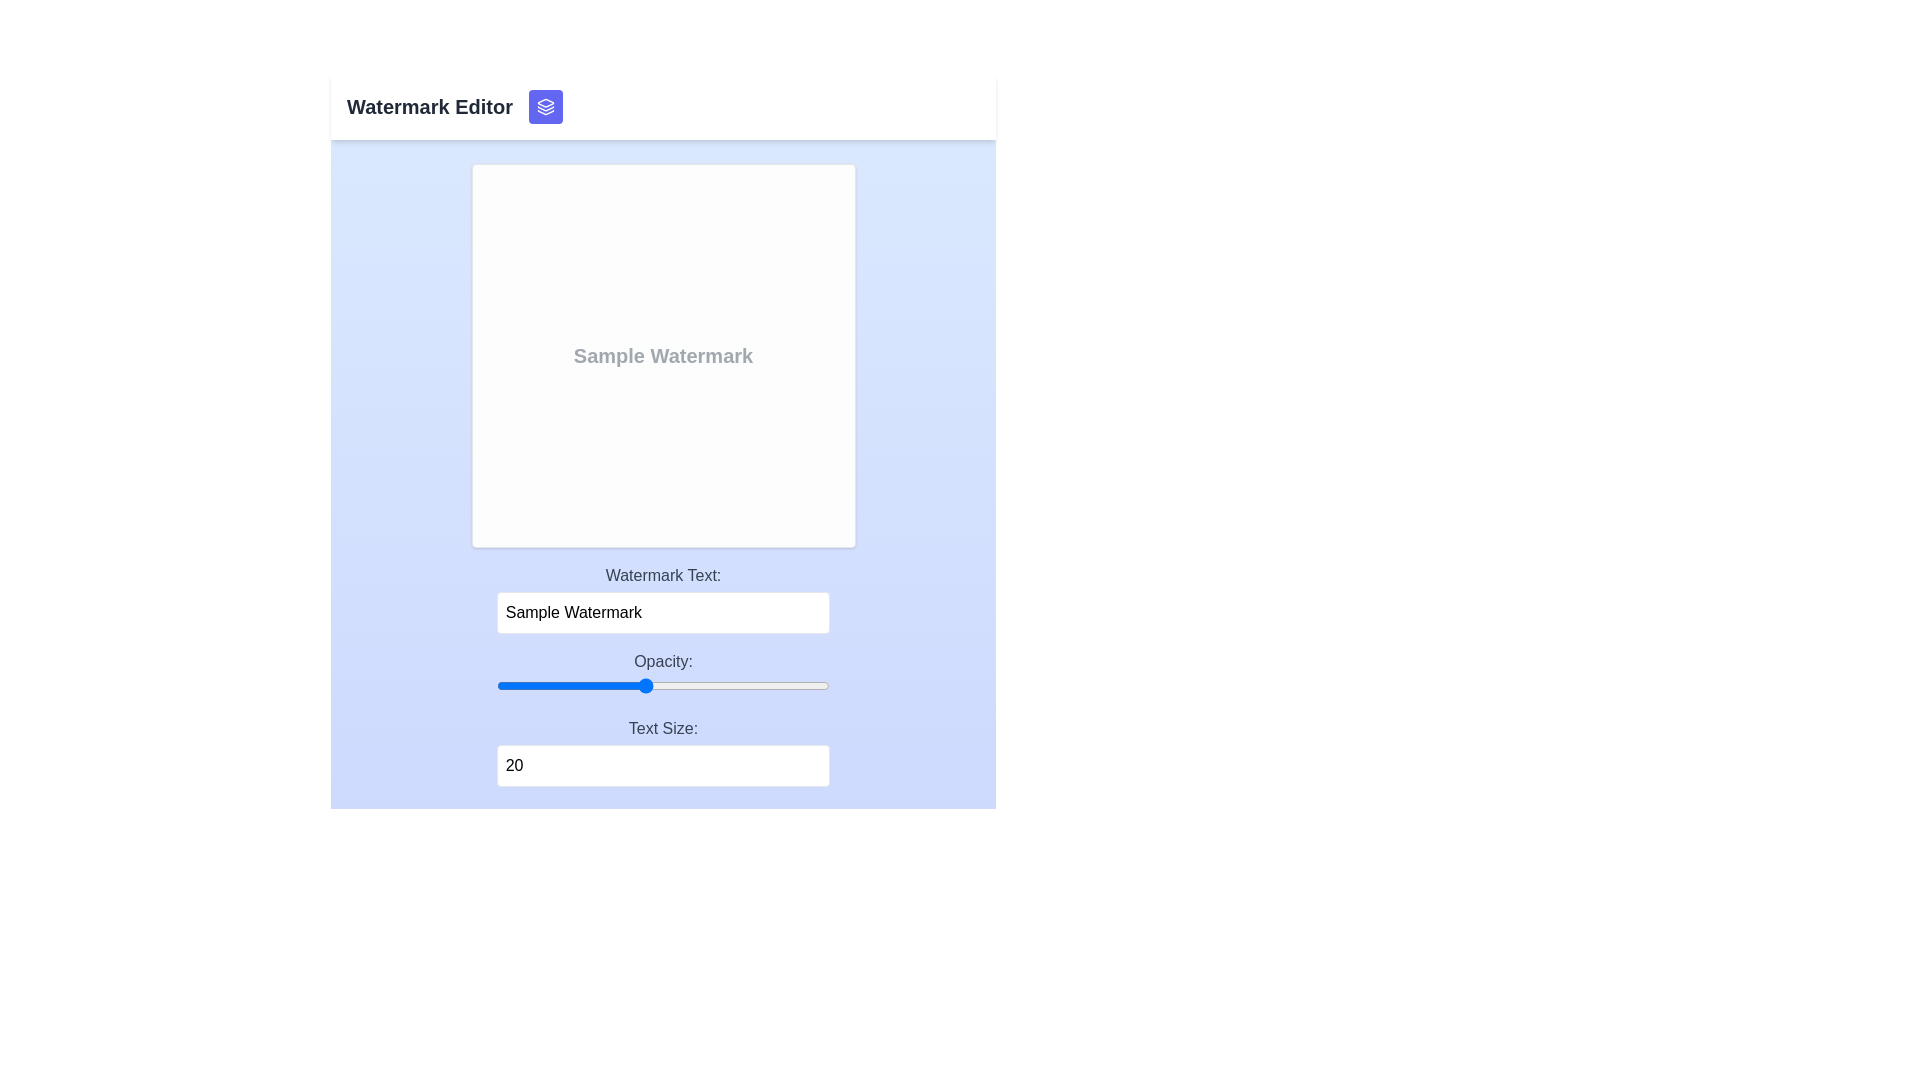  Describe the element at coordinates (458, 685) in the screenshot. I see `the opacity` at that location.